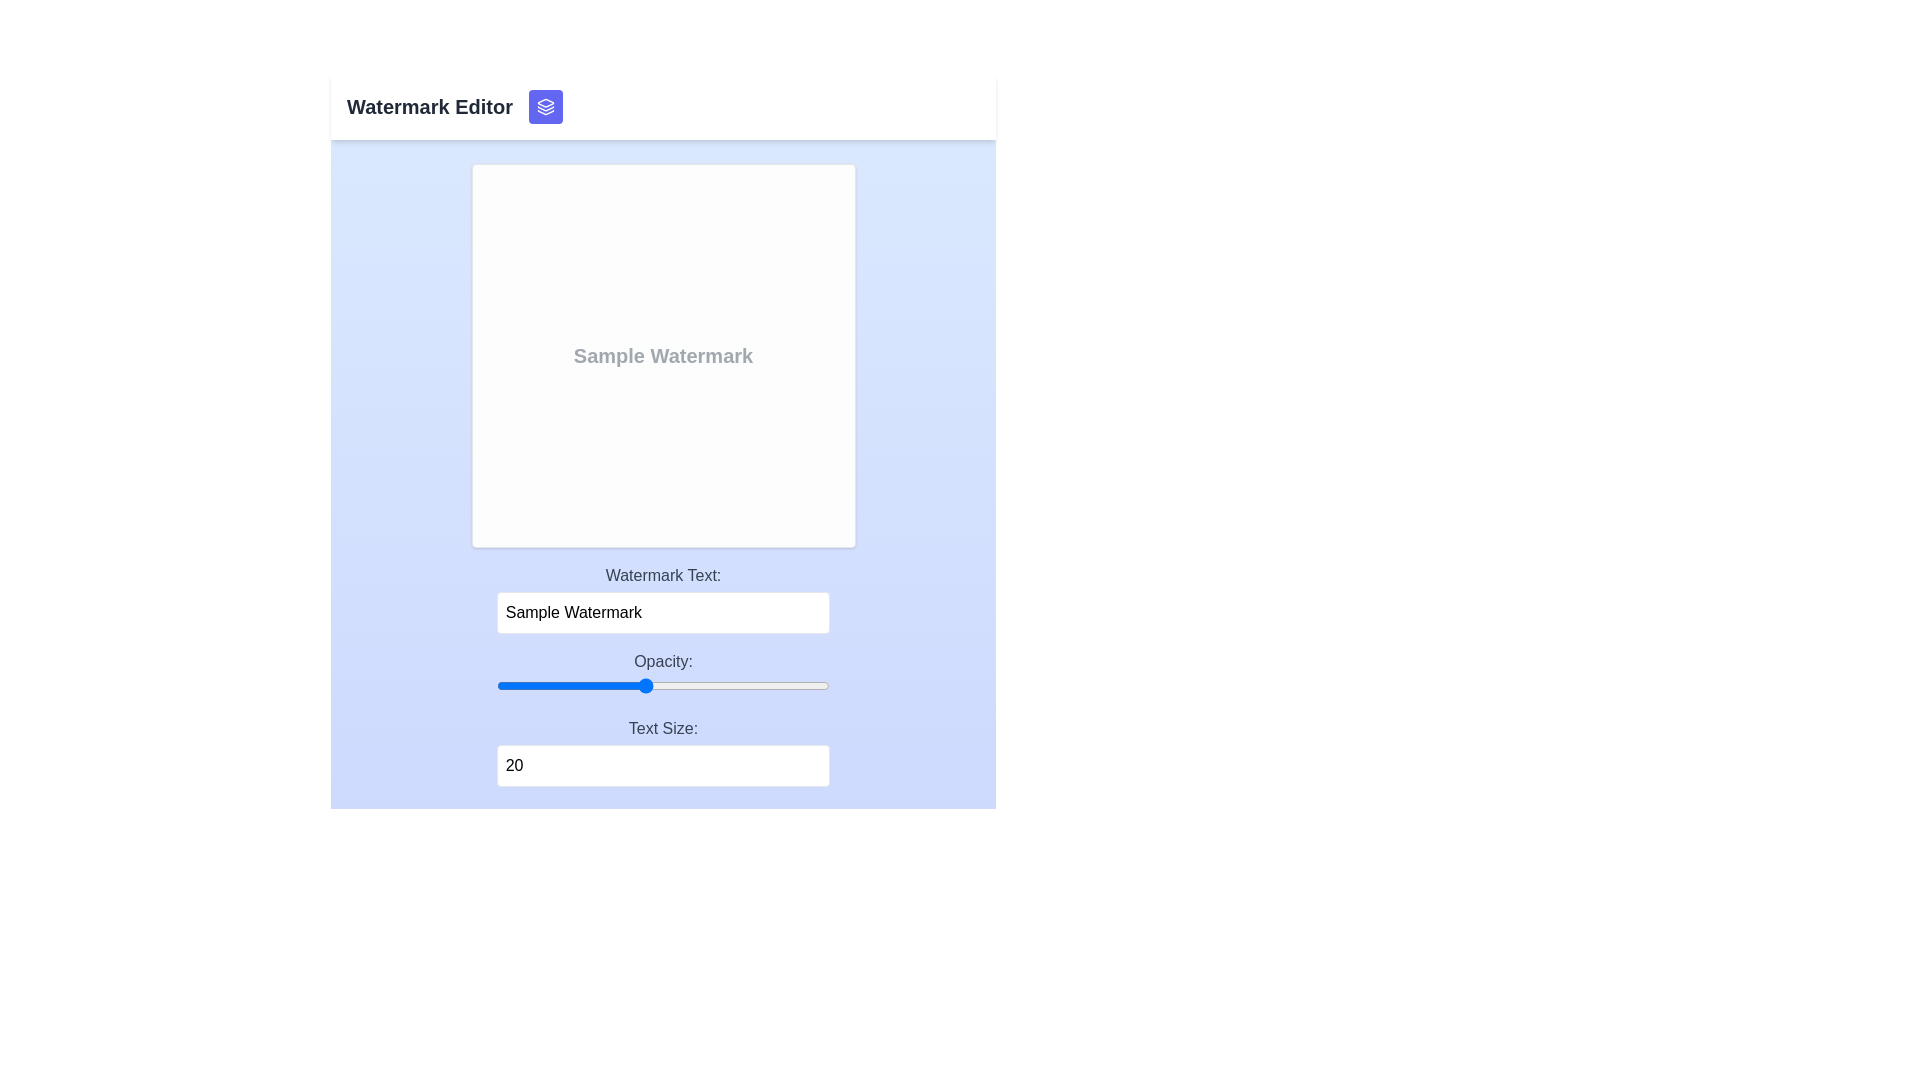  Describe the element at coordinates (458, 685) in the screenshot. I see `the opacity` at that location.